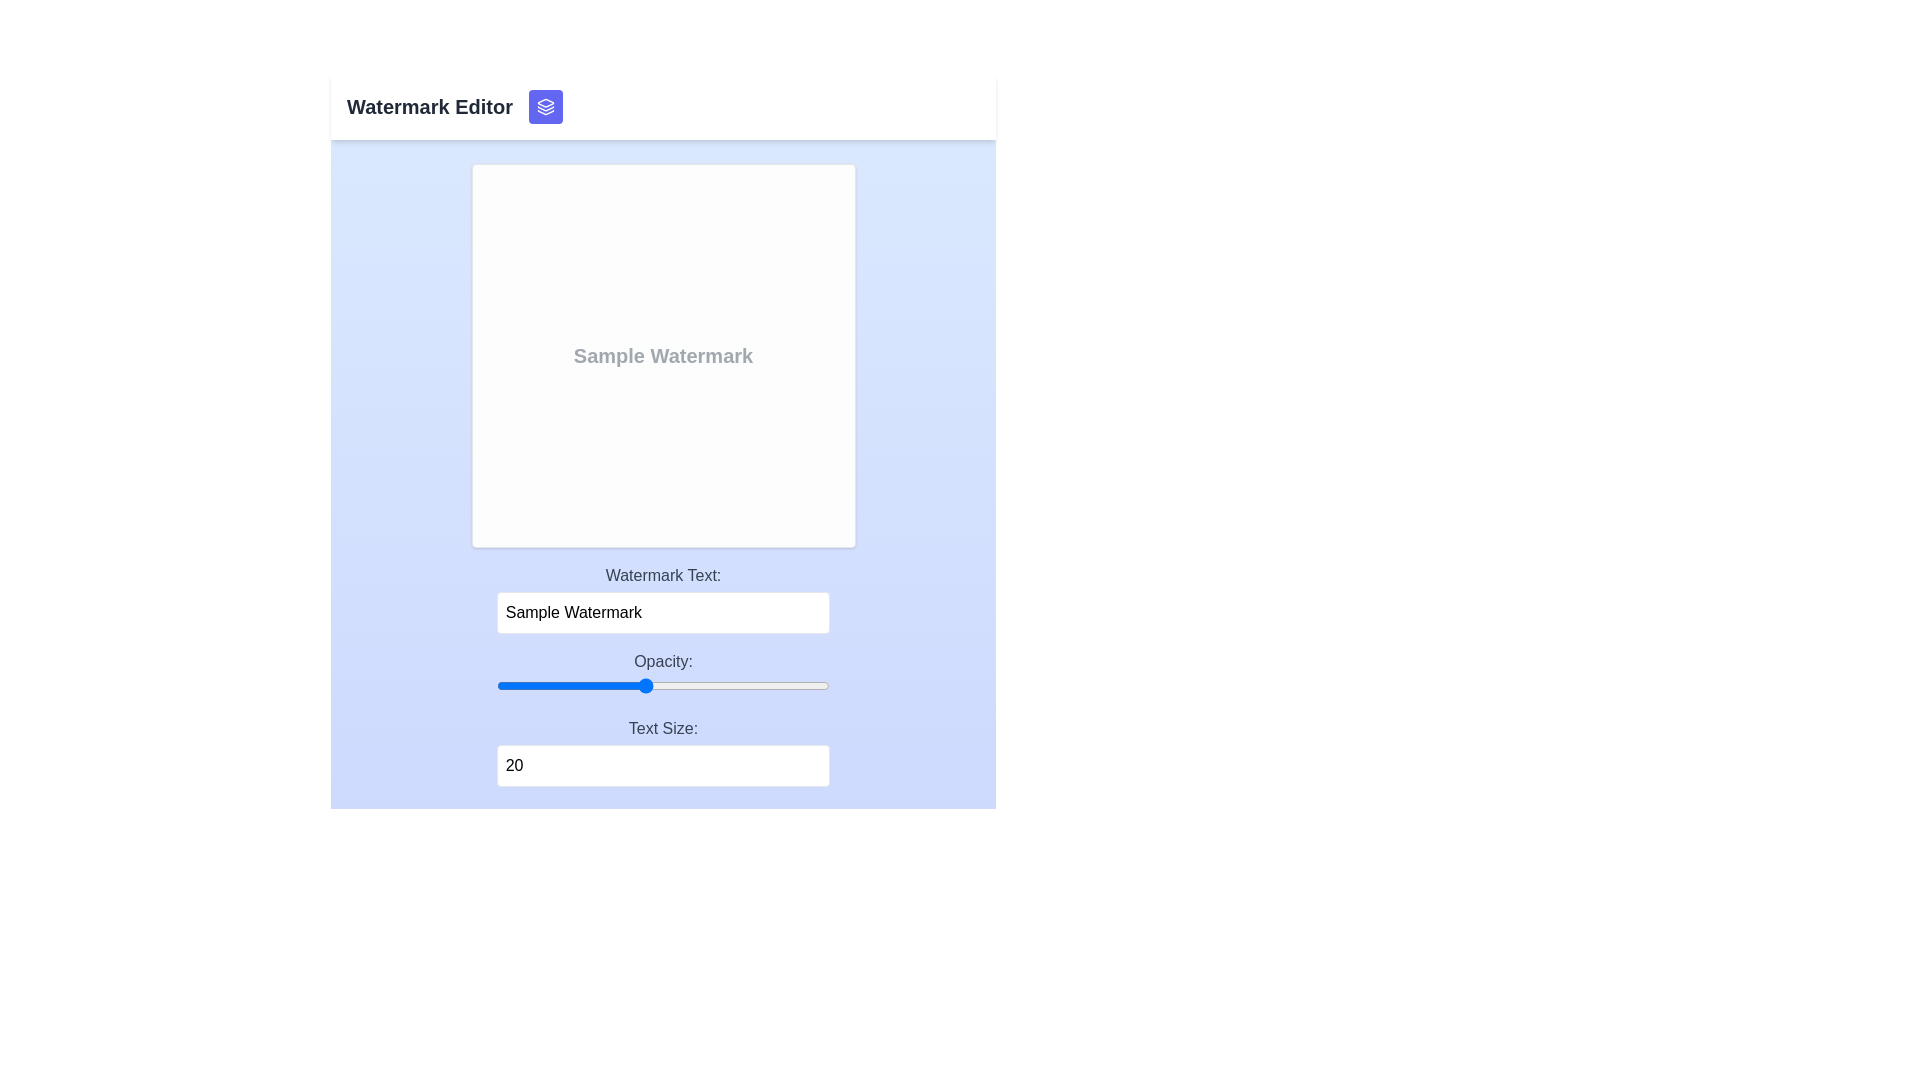  Describe the element at coordinates (458, 685) in the screenshot. I see `the opacity` at that location.